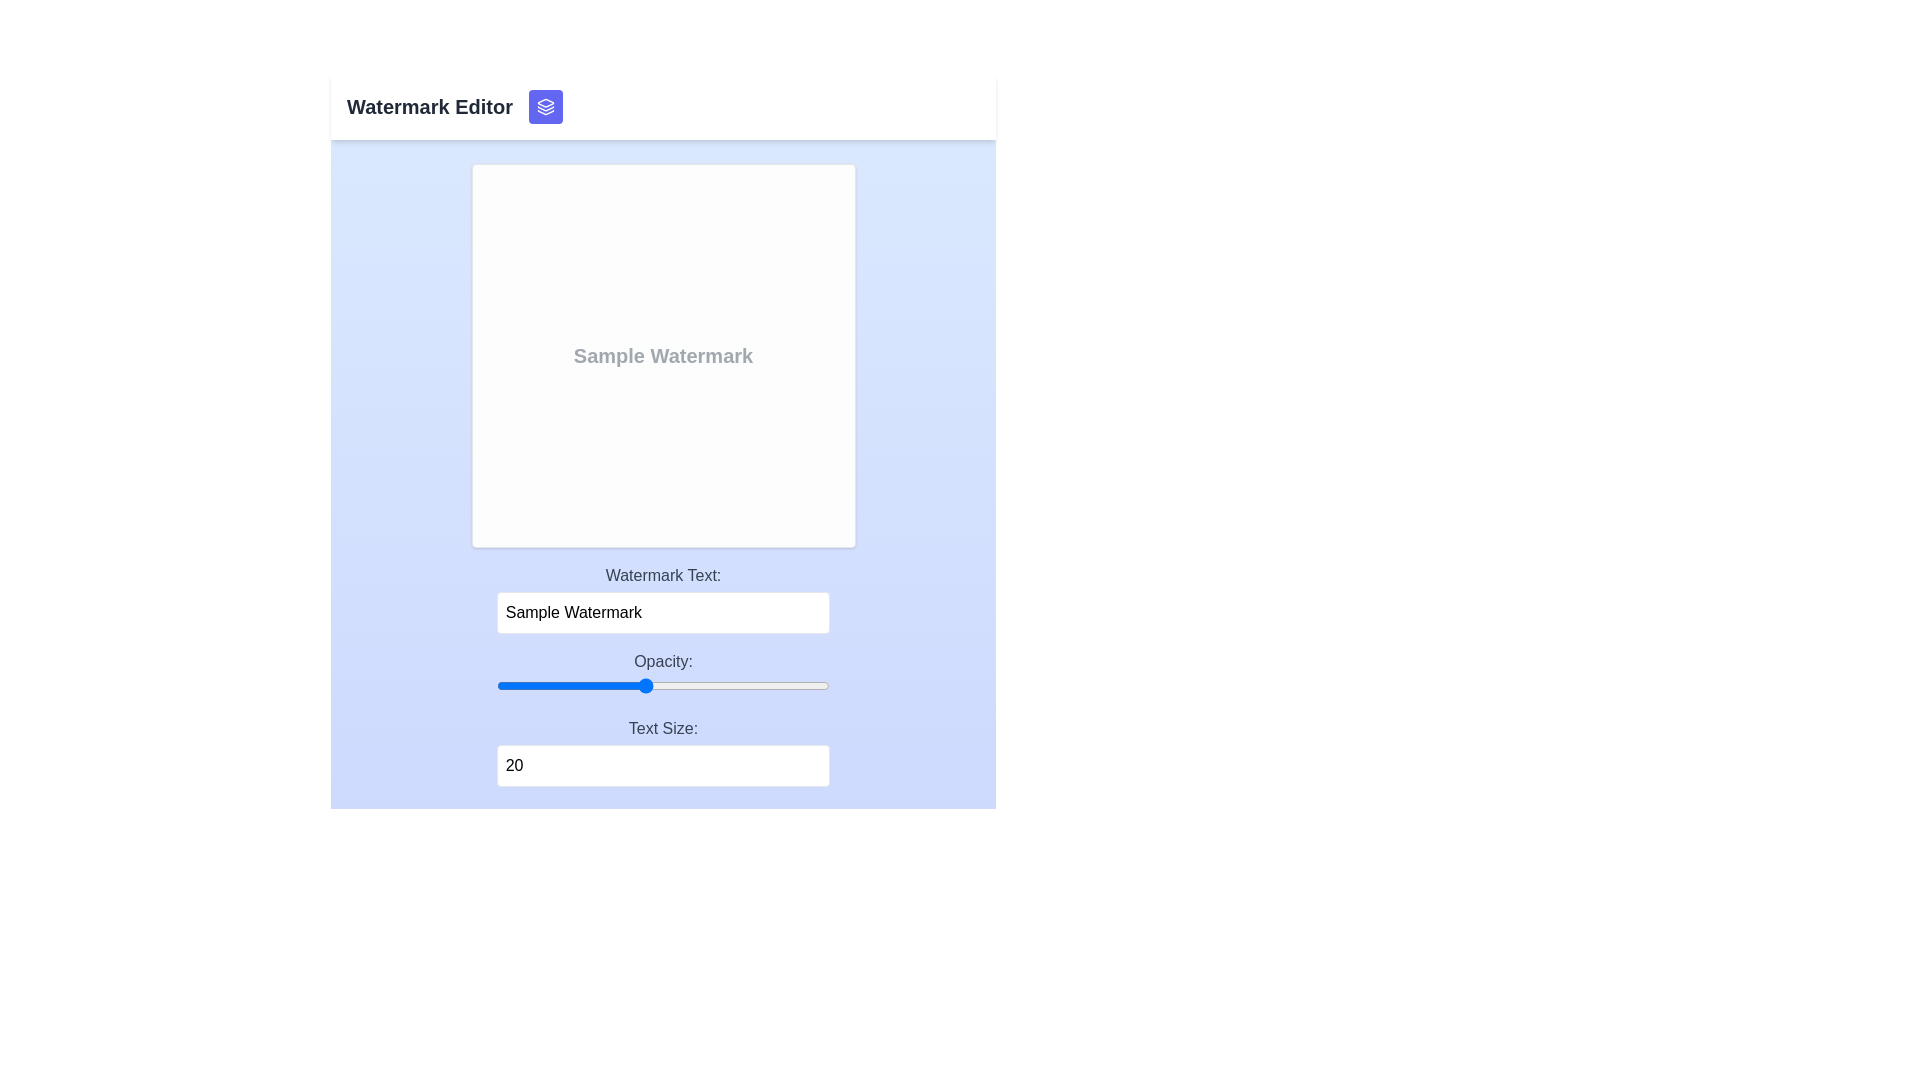  Describe the element at coordinates (458, 685) in the screenshot. I see `the opacity` at that location.